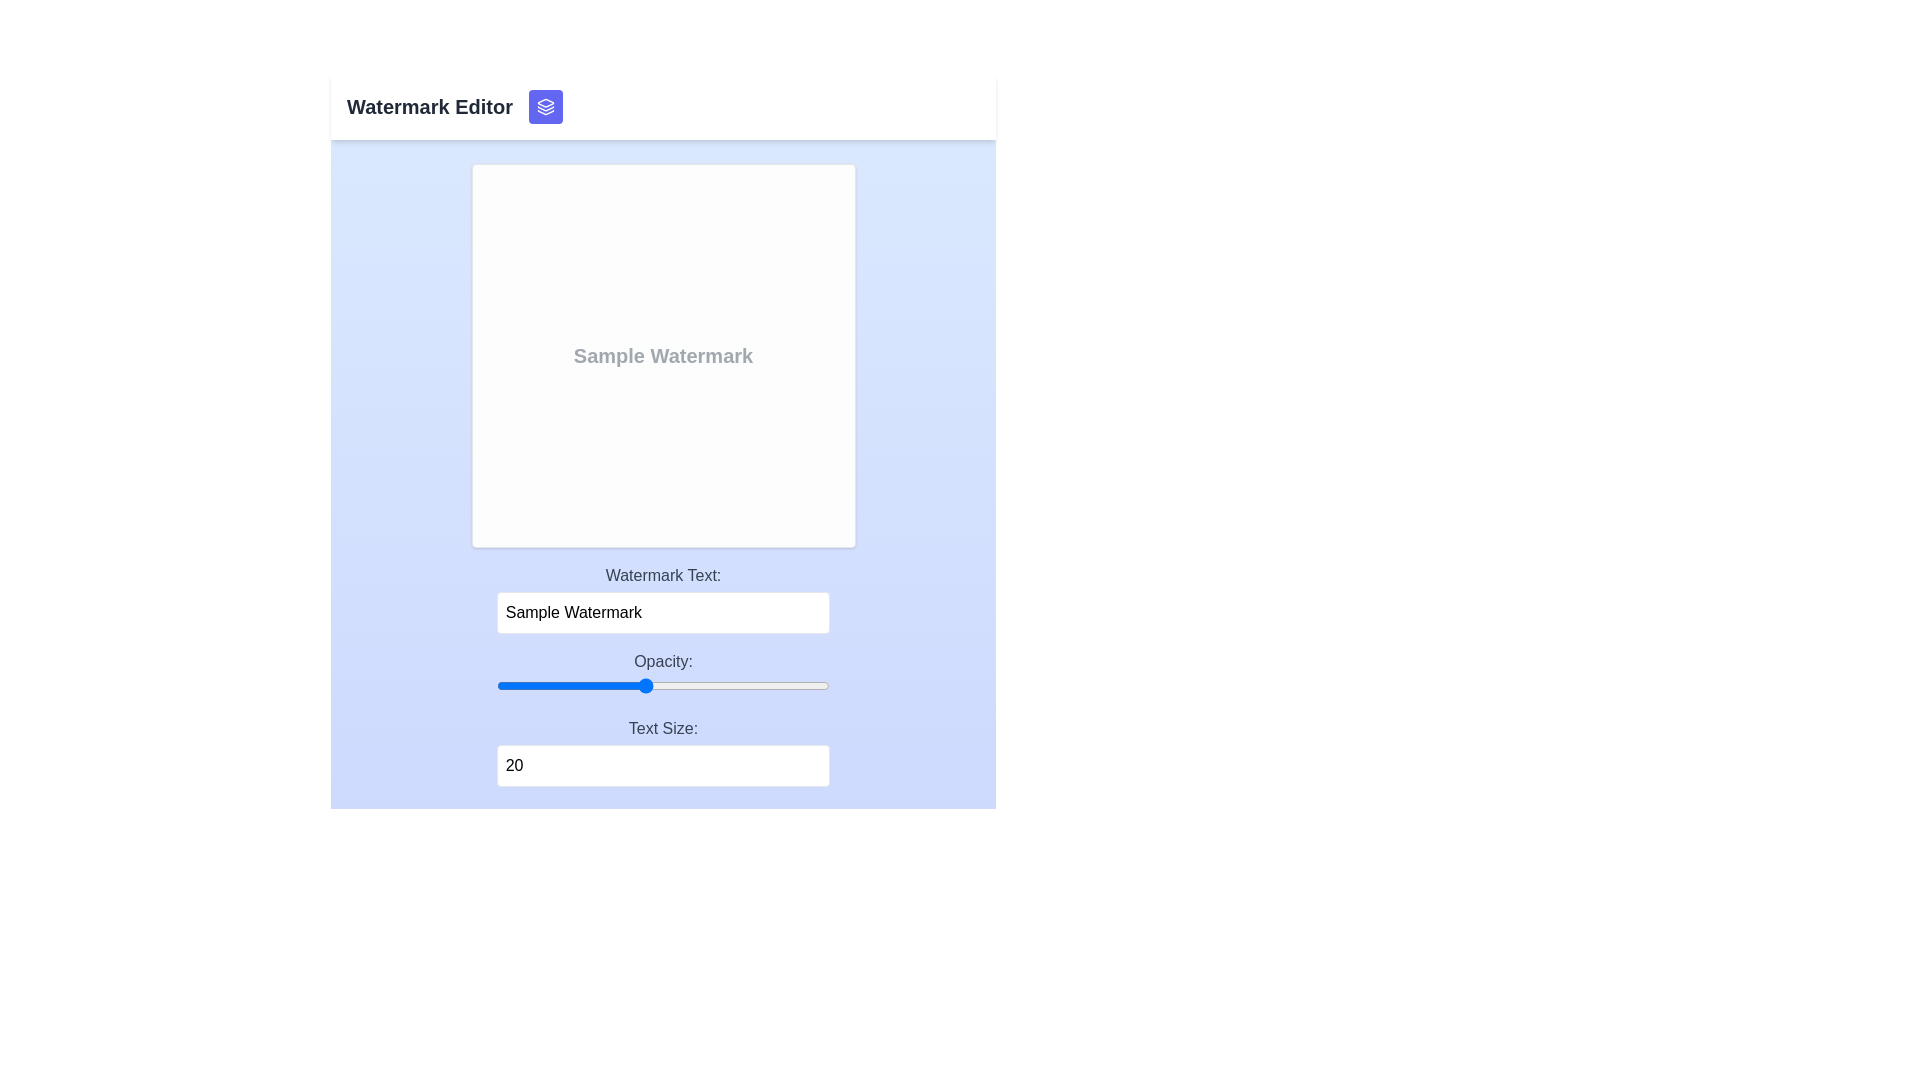  Describe the element at coordinates (458, 685) in the screenshot. I see `the opacity` at that location.